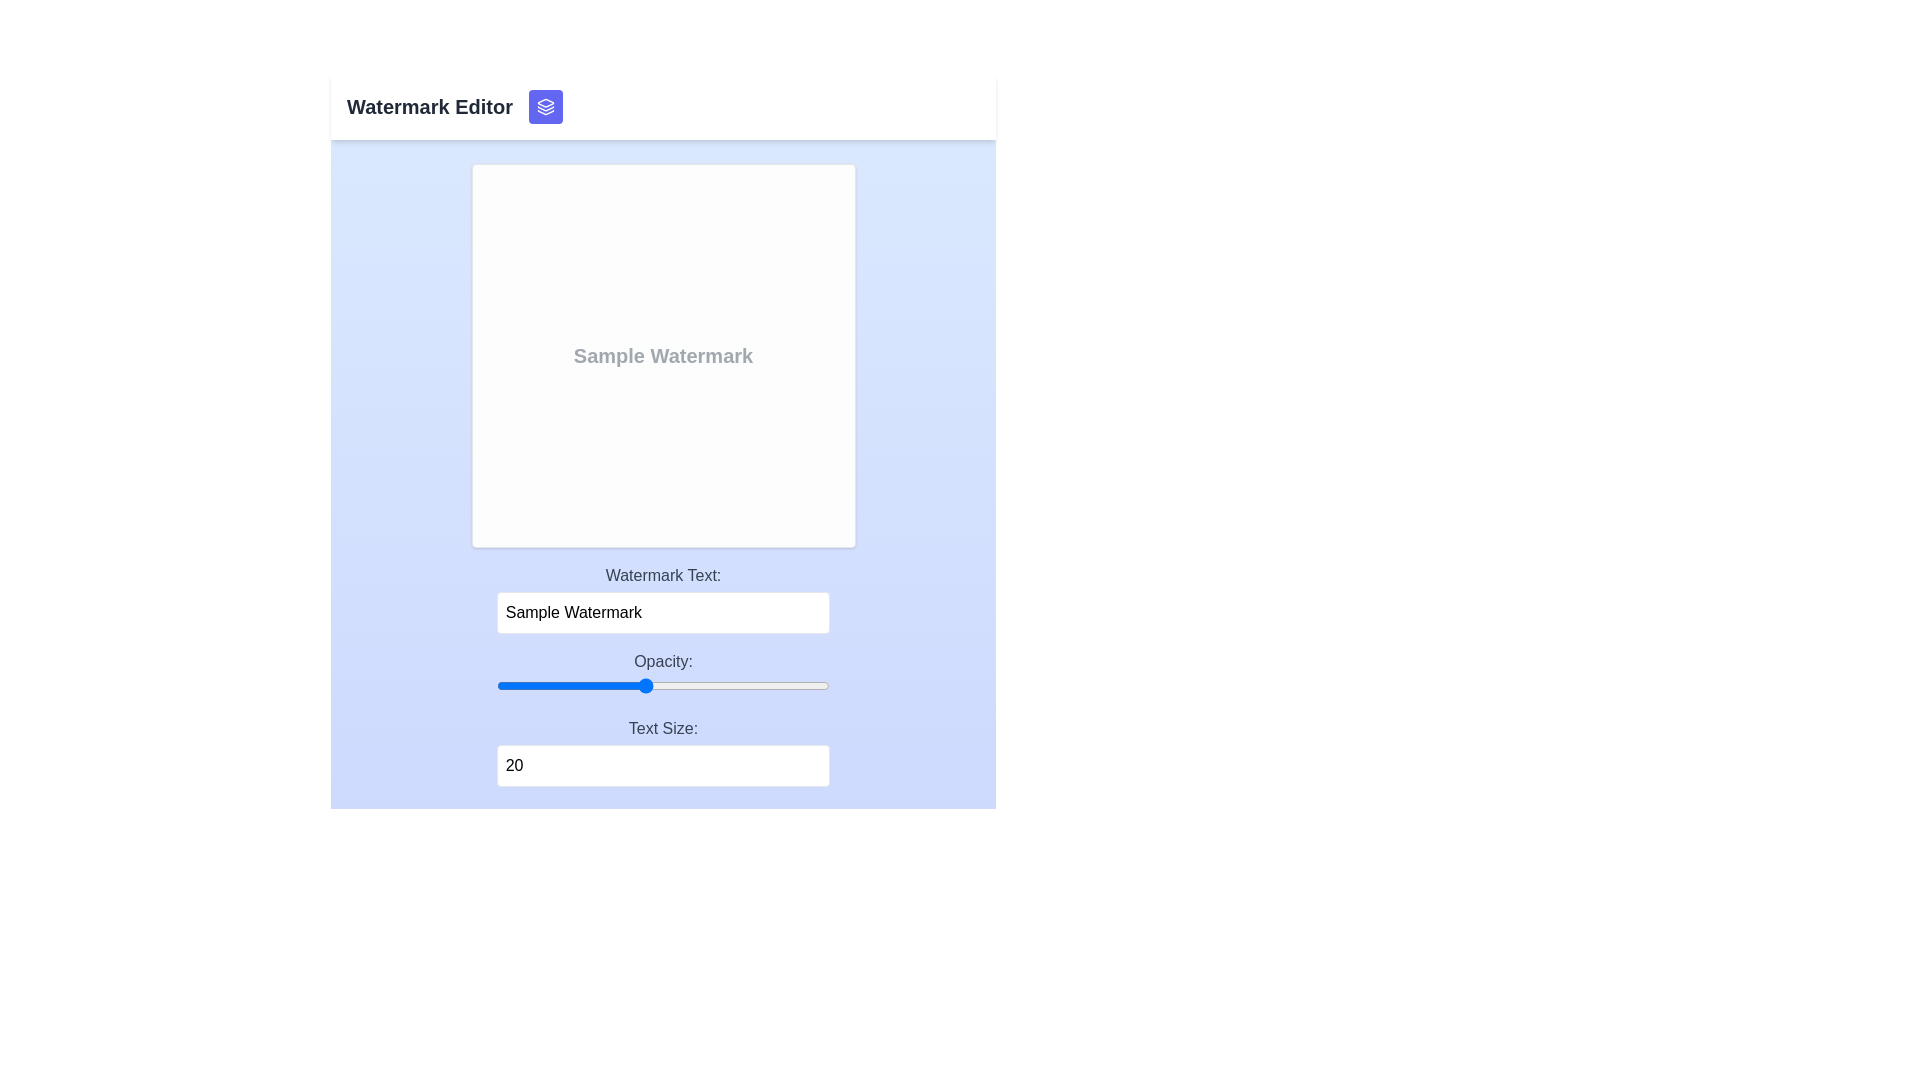  Describe the element at coordinates (458, 685) in the screenshot. I see `the opacity` at that location.